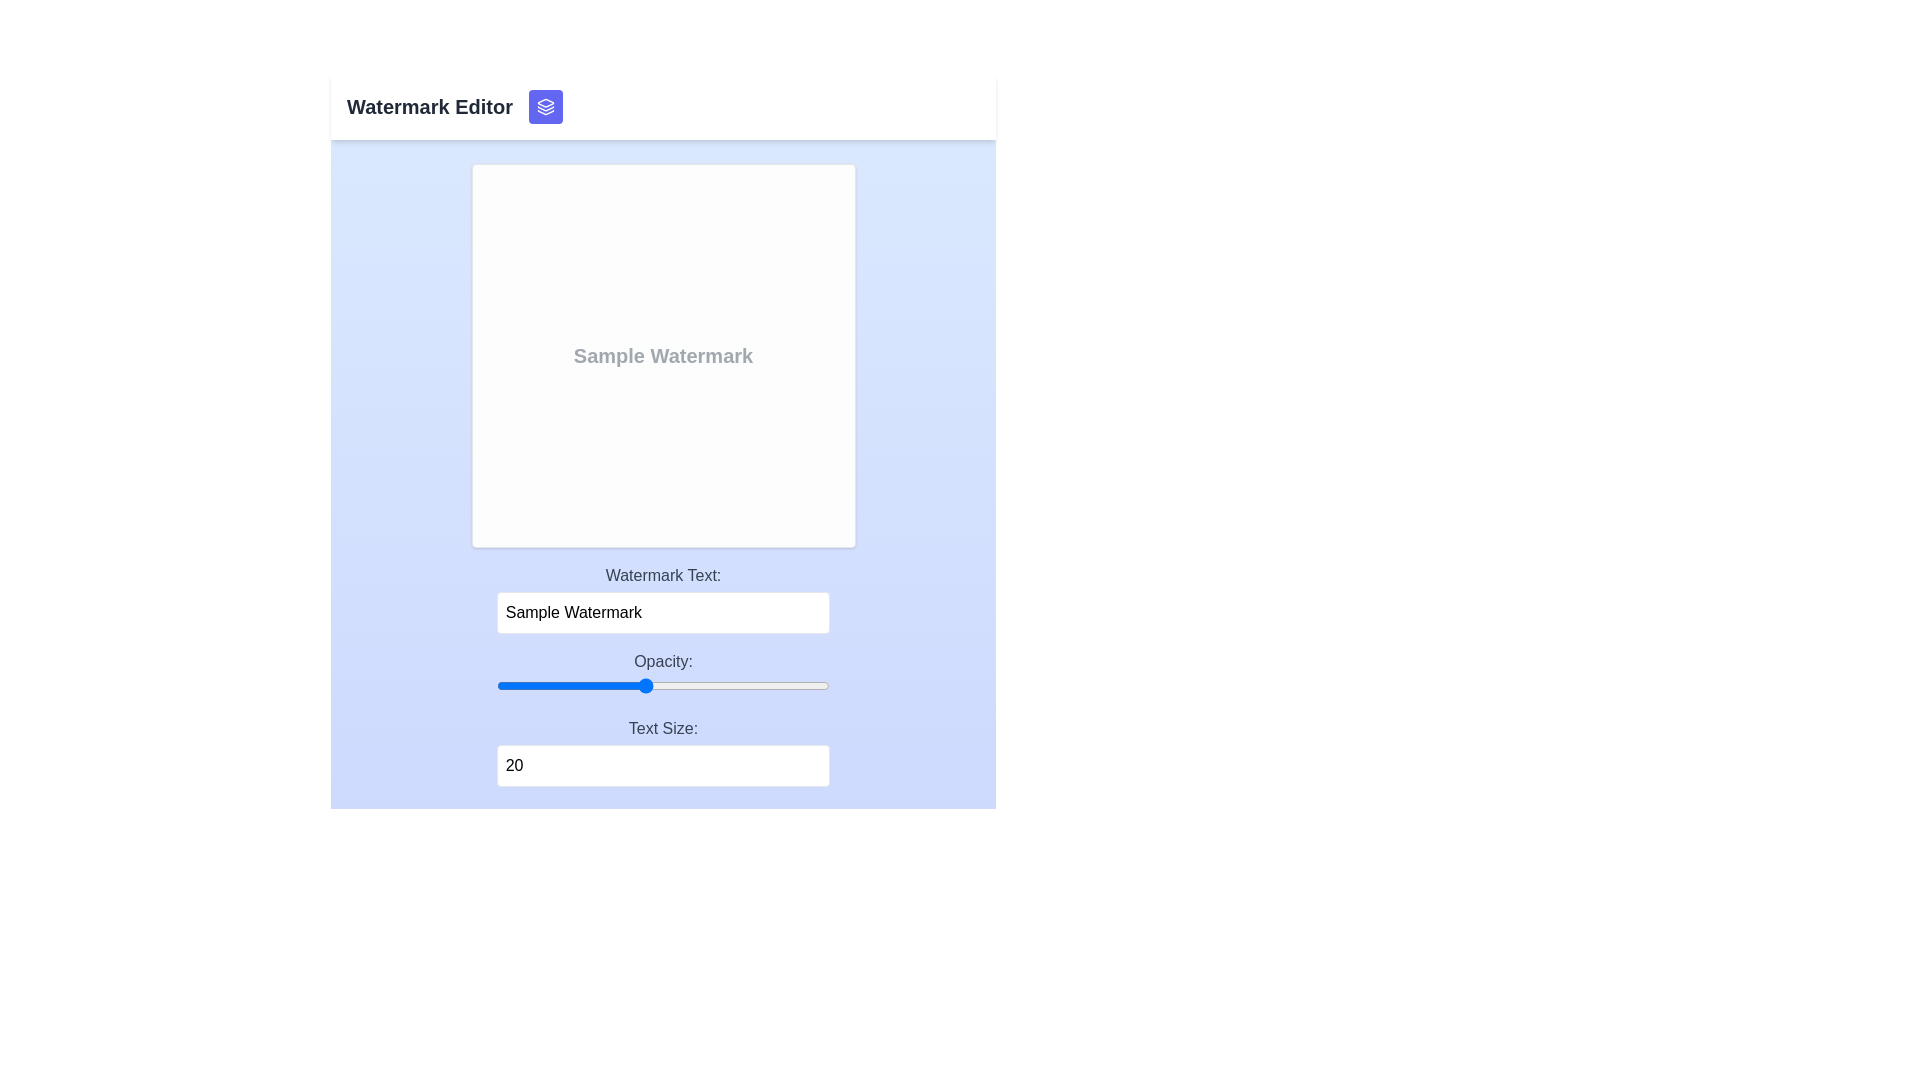  Describe the element at coordinates (458, 685) in the screenshot. I see `the opacity` at that location.